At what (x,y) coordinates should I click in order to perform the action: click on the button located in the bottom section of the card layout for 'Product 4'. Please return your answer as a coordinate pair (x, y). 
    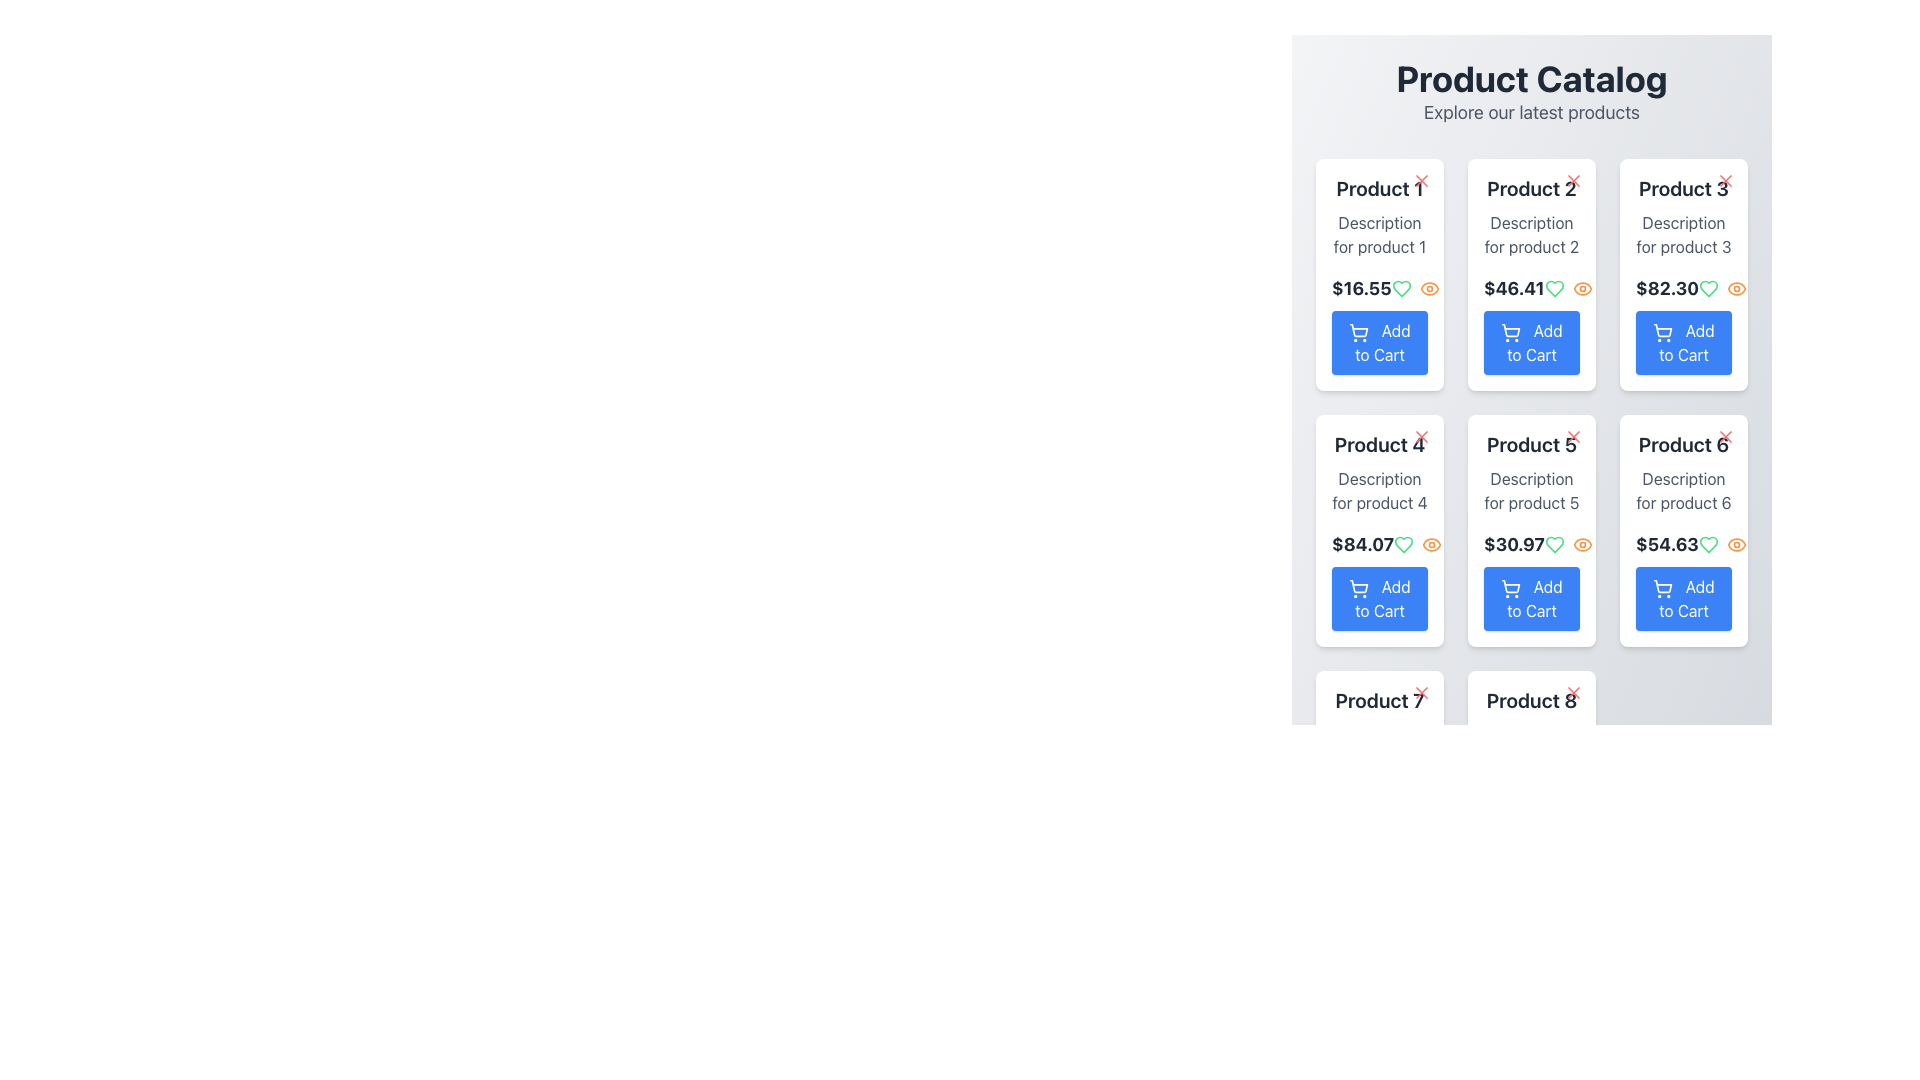
    Looking at the image, I should click on (1379, 597).